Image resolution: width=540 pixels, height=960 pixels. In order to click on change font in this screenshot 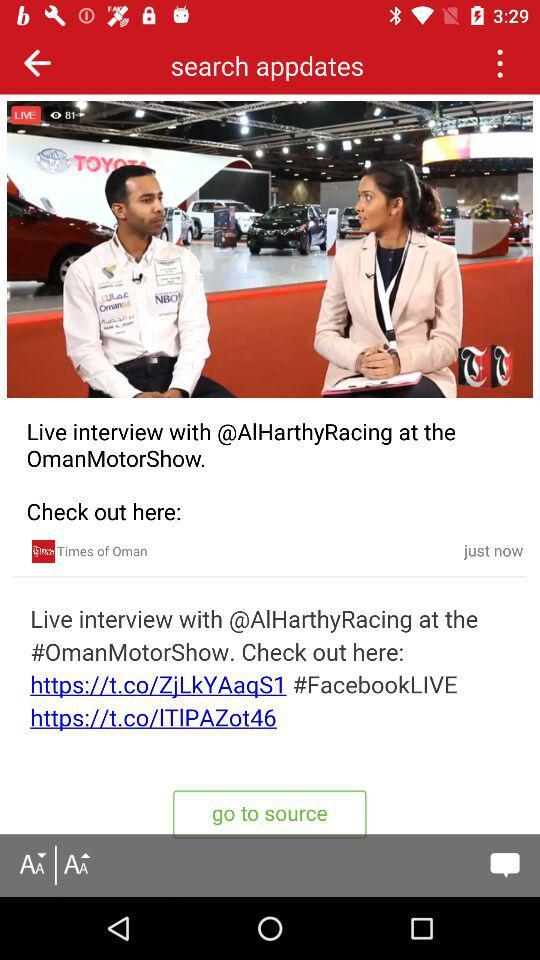, I will do `click(75, 864)`.